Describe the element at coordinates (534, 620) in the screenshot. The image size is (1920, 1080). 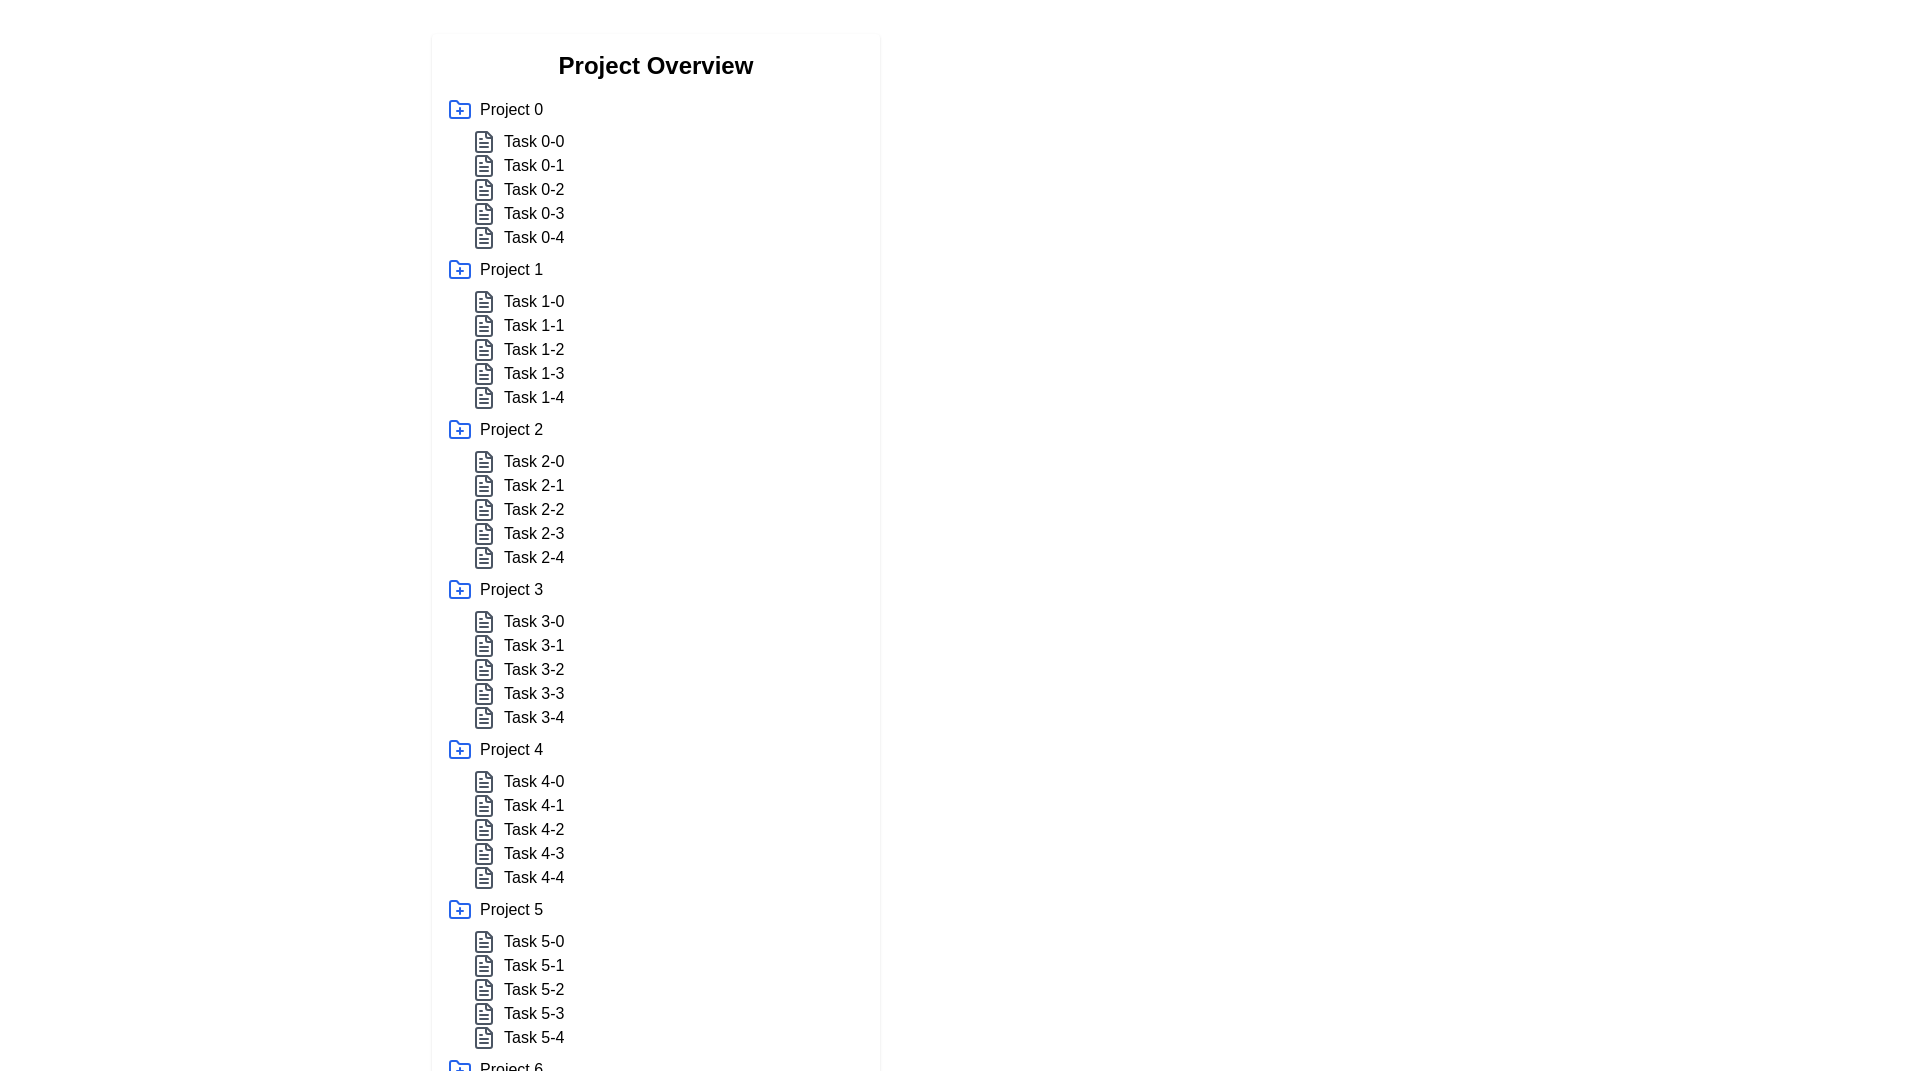
I see `the static text element labeled 'Task 3-0', which is the first item in the list under 'Project 3'` at that location.